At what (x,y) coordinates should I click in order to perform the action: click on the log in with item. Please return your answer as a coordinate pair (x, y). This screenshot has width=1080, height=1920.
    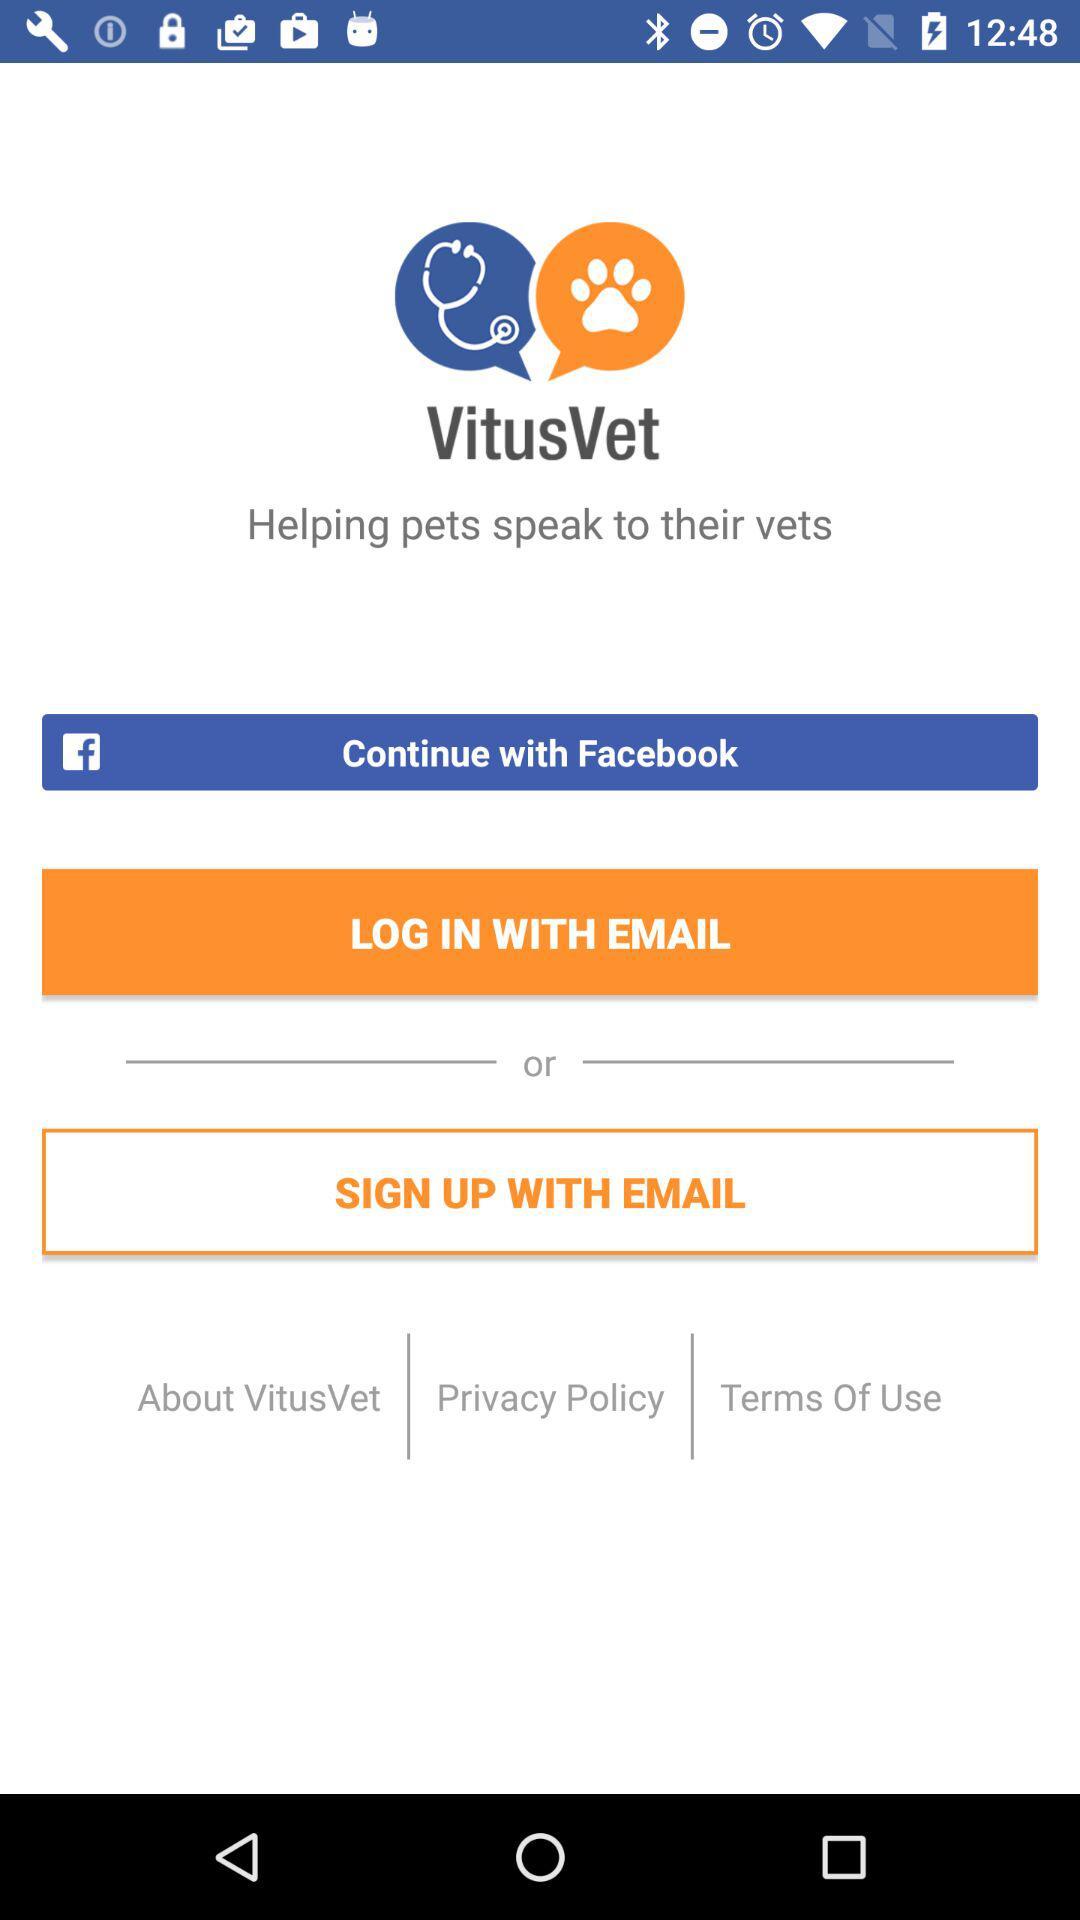
    Looking at the image, I should click on (540, 931).